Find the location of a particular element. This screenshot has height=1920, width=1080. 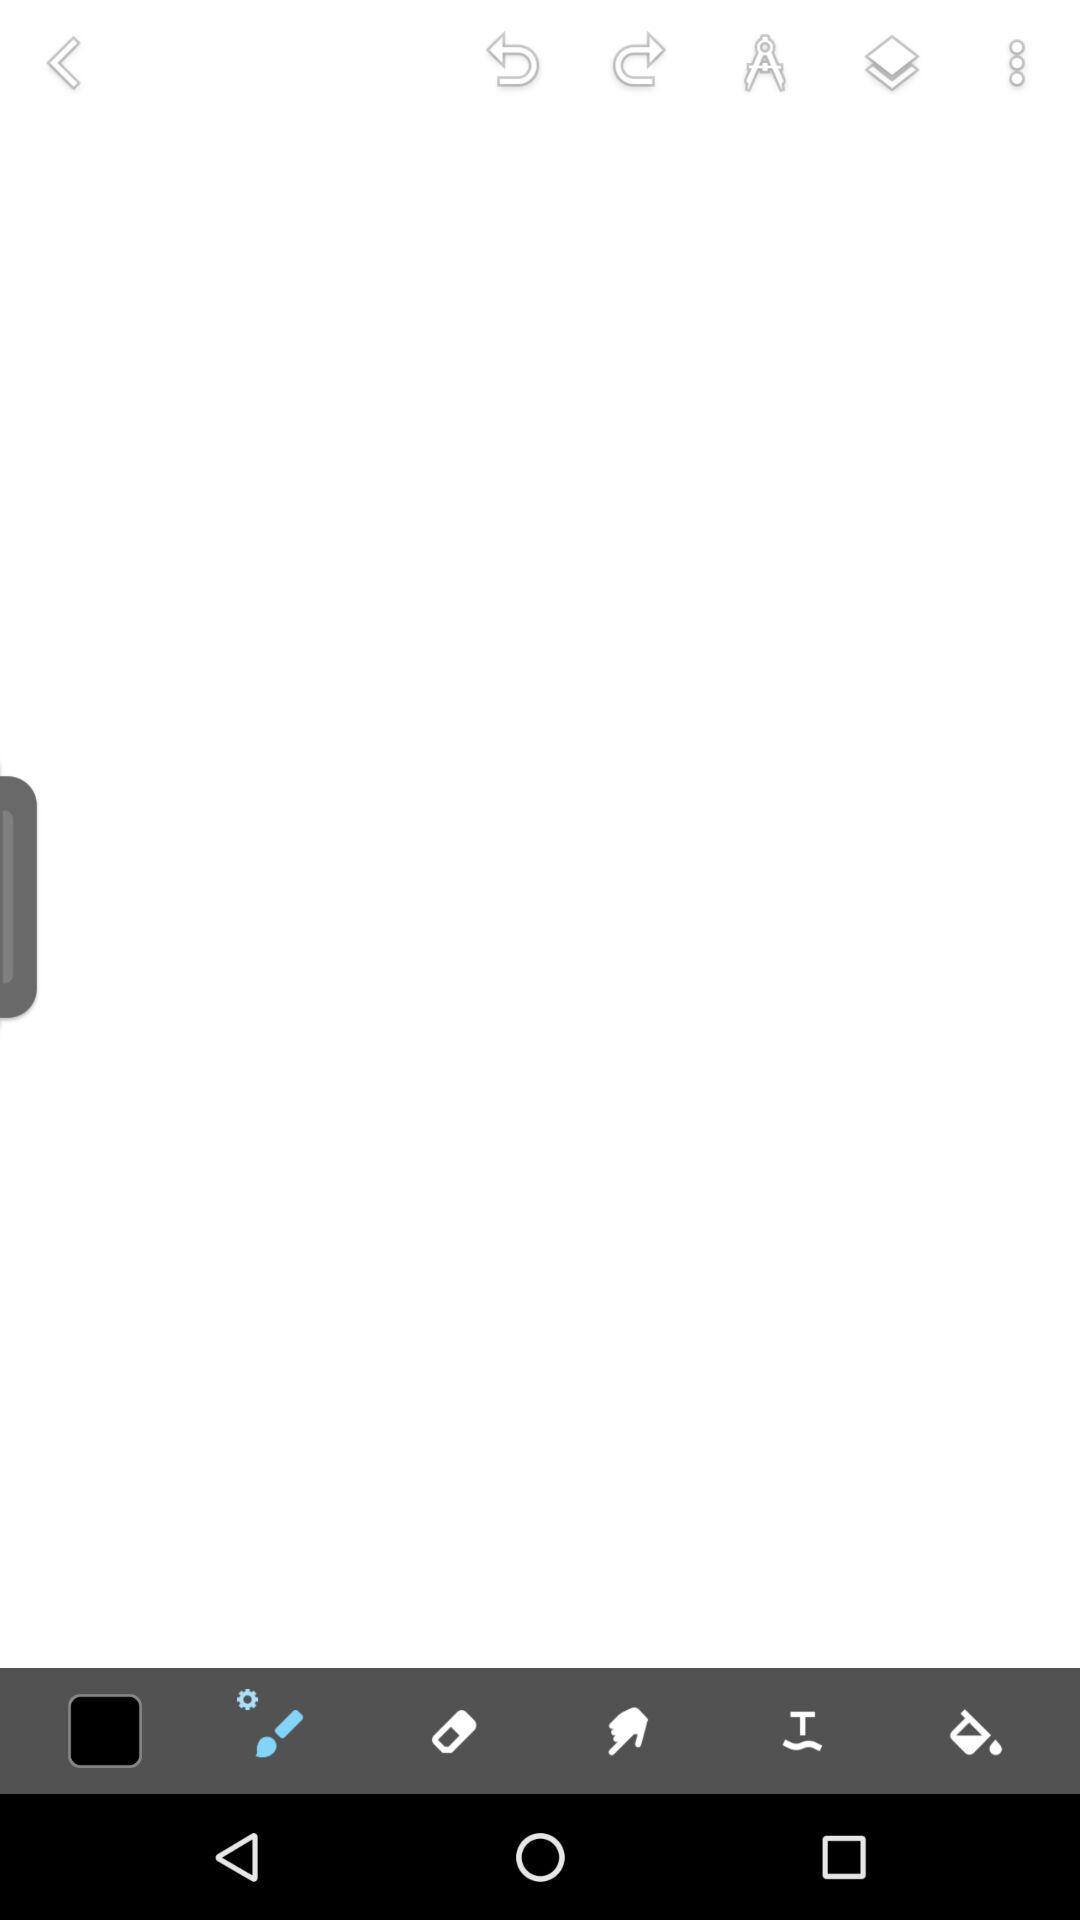

the more icon is located at coordinates (1017, 62).